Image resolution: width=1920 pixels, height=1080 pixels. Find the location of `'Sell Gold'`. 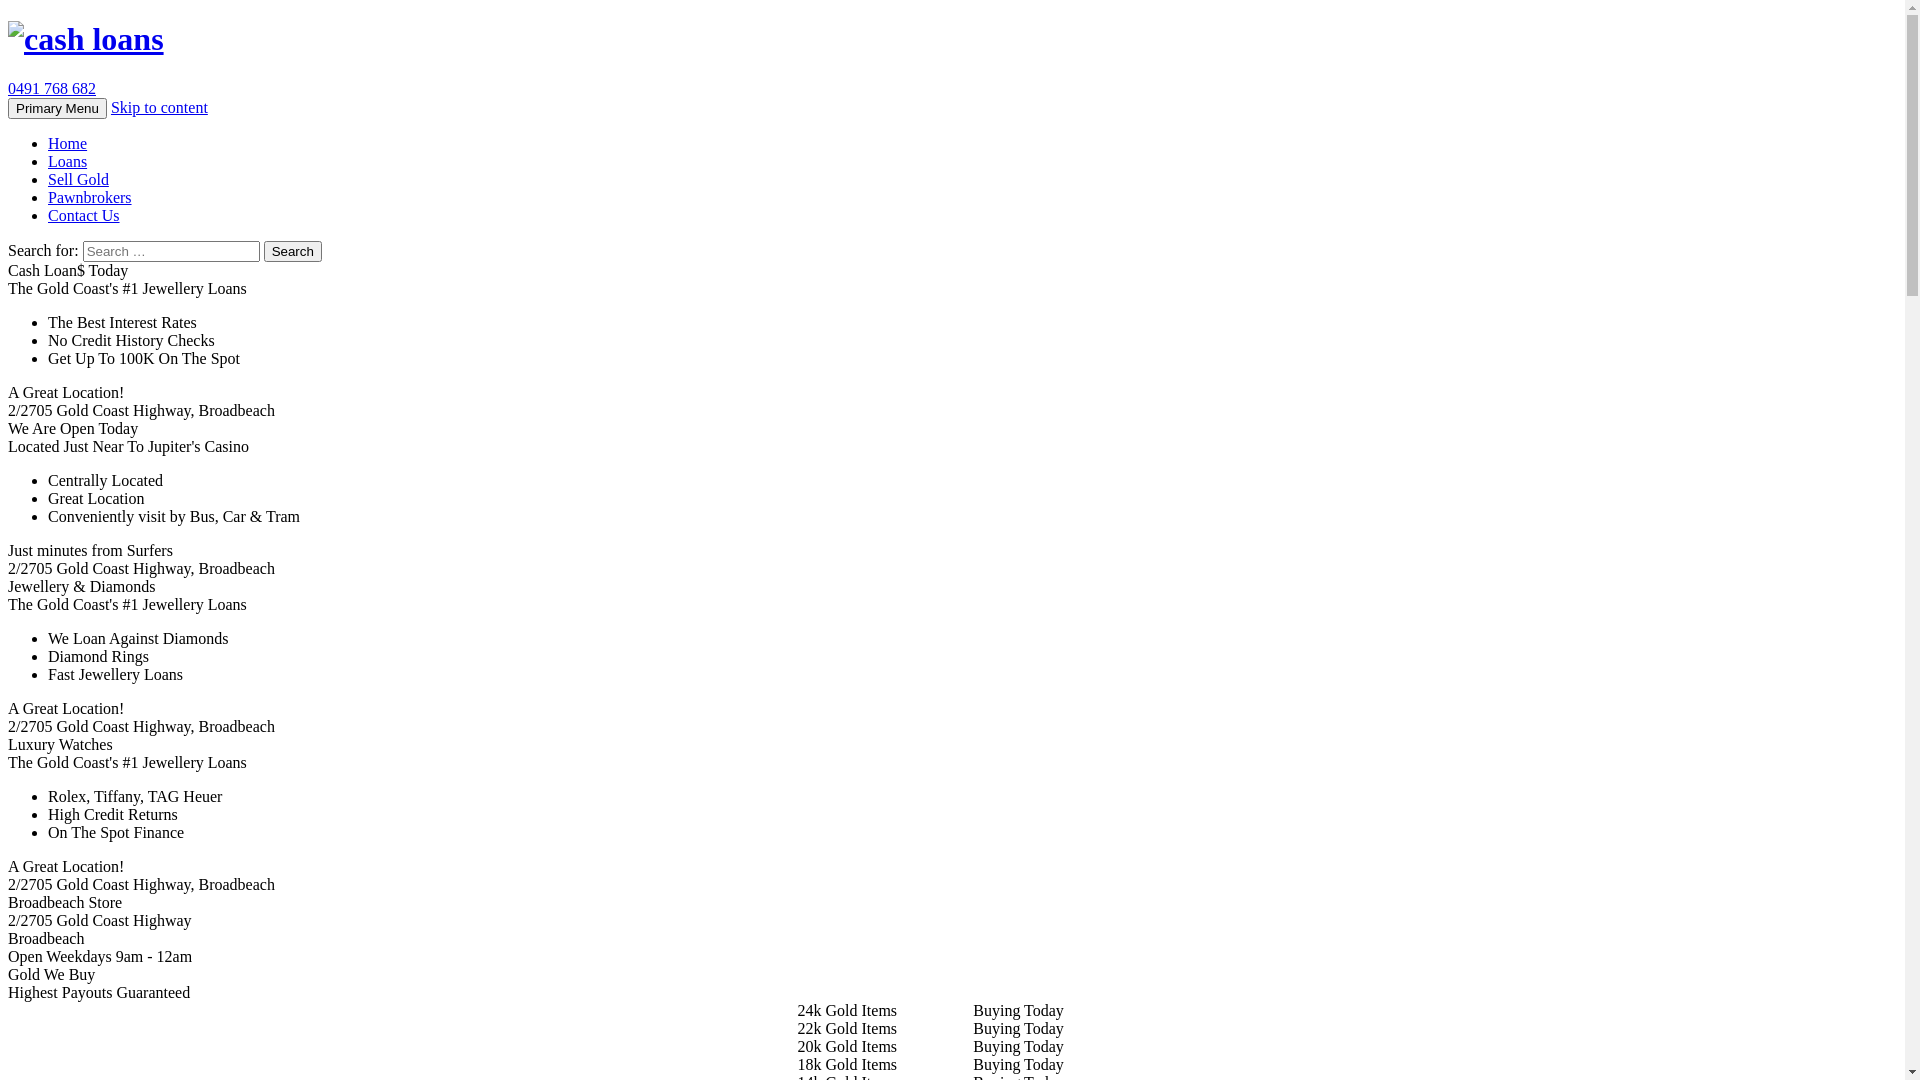

'Sell Gold' is located at coordinates (48, 178).